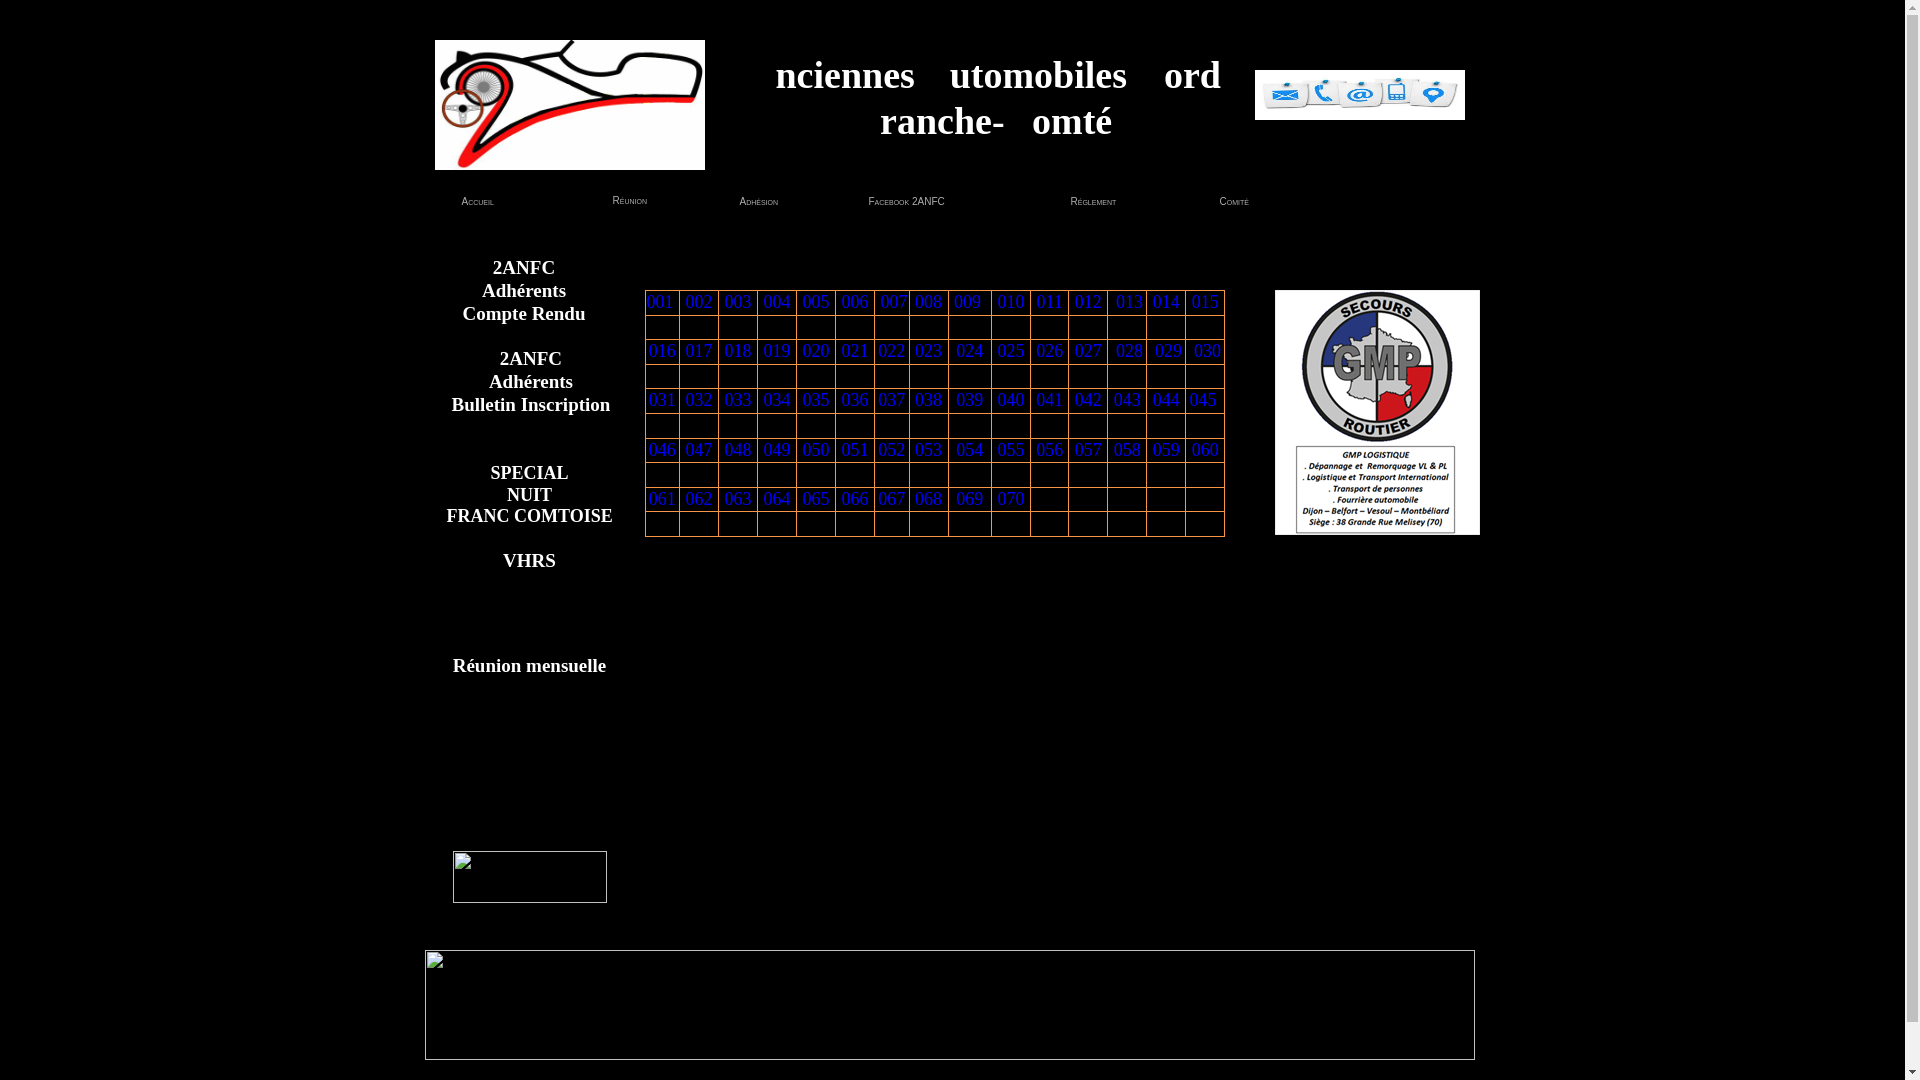  Describe the element at coordinates (528, 495) in the screenshot. I see `'SPECIAL` at that location.